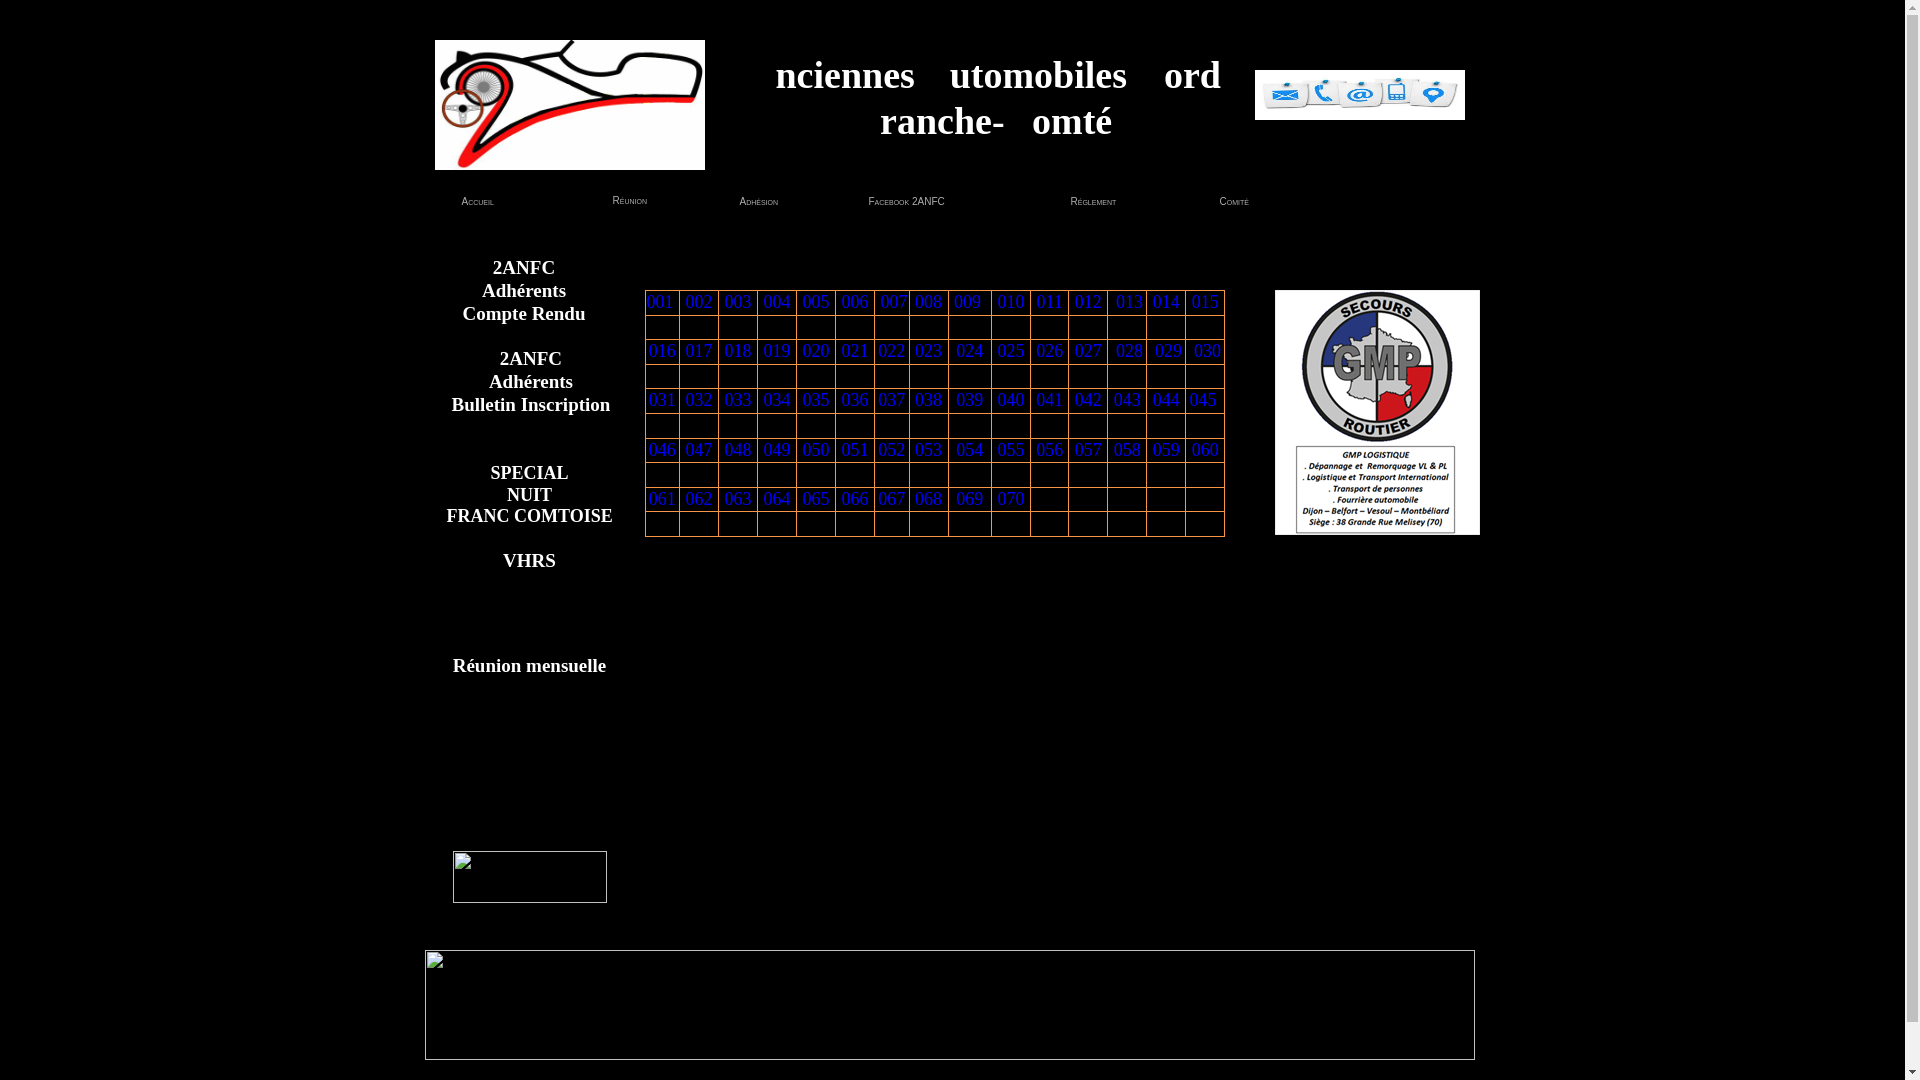  Describe the element at coordinates (528, 495) in the screenshot. I see `'SPECIAL` at that location.